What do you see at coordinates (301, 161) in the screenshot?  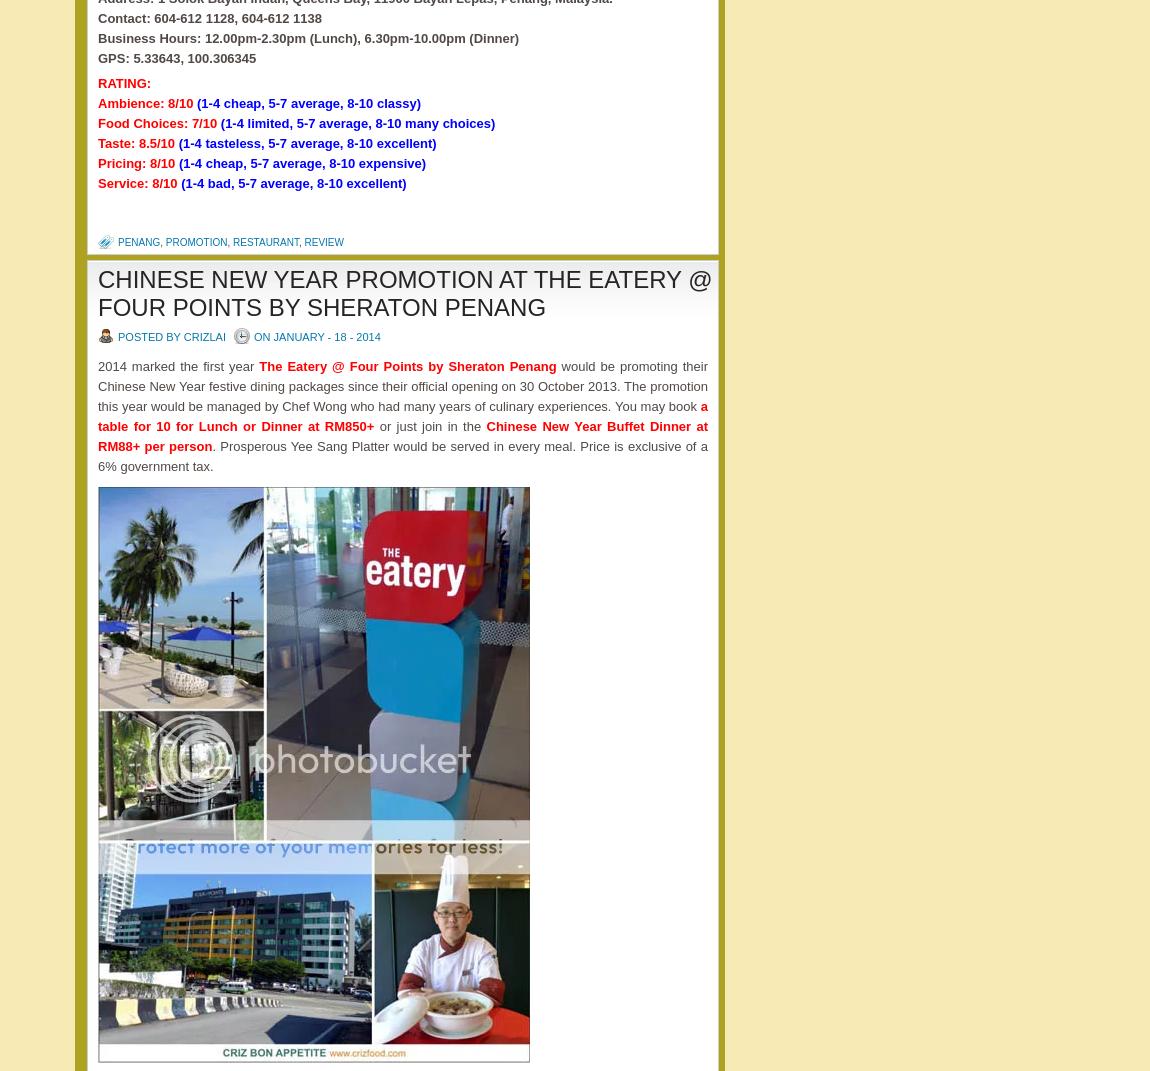 I see `'(1-4 cheap, 5-7 average, 8-10 expensive)'` at bounding box center [301, 161].